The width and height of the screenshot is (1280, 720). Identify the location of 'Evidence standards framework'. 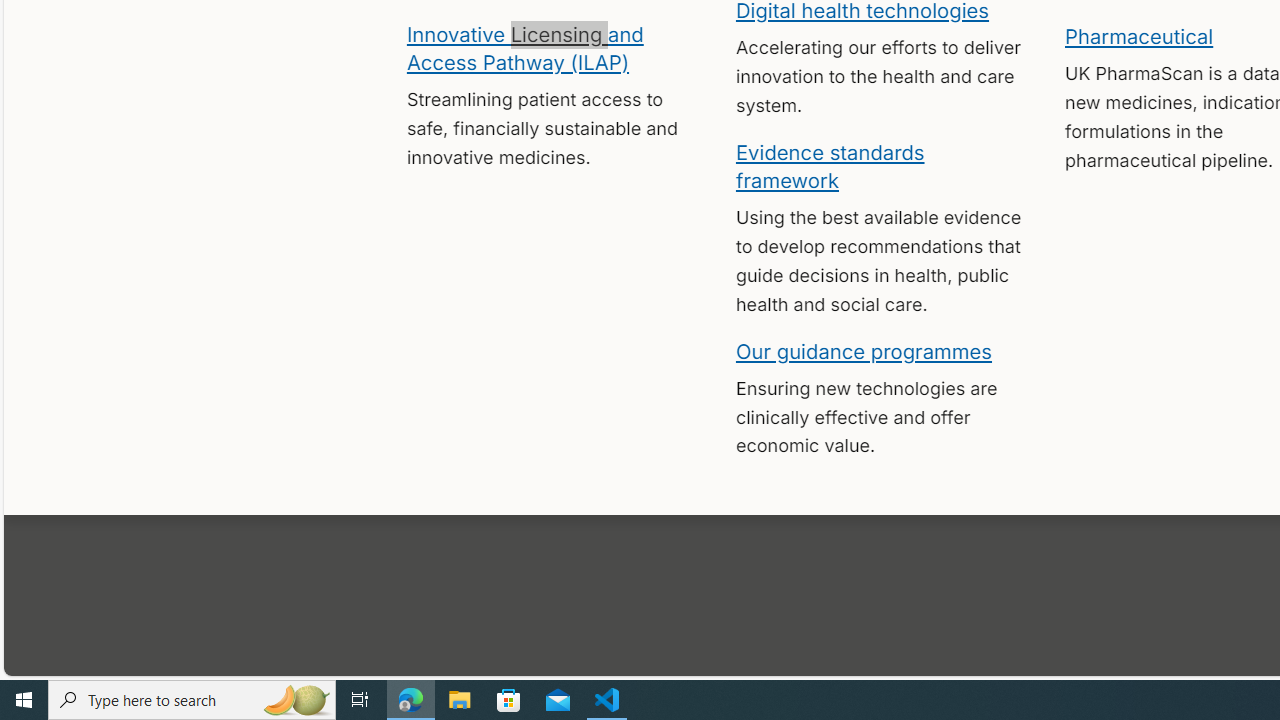
(830, 164).